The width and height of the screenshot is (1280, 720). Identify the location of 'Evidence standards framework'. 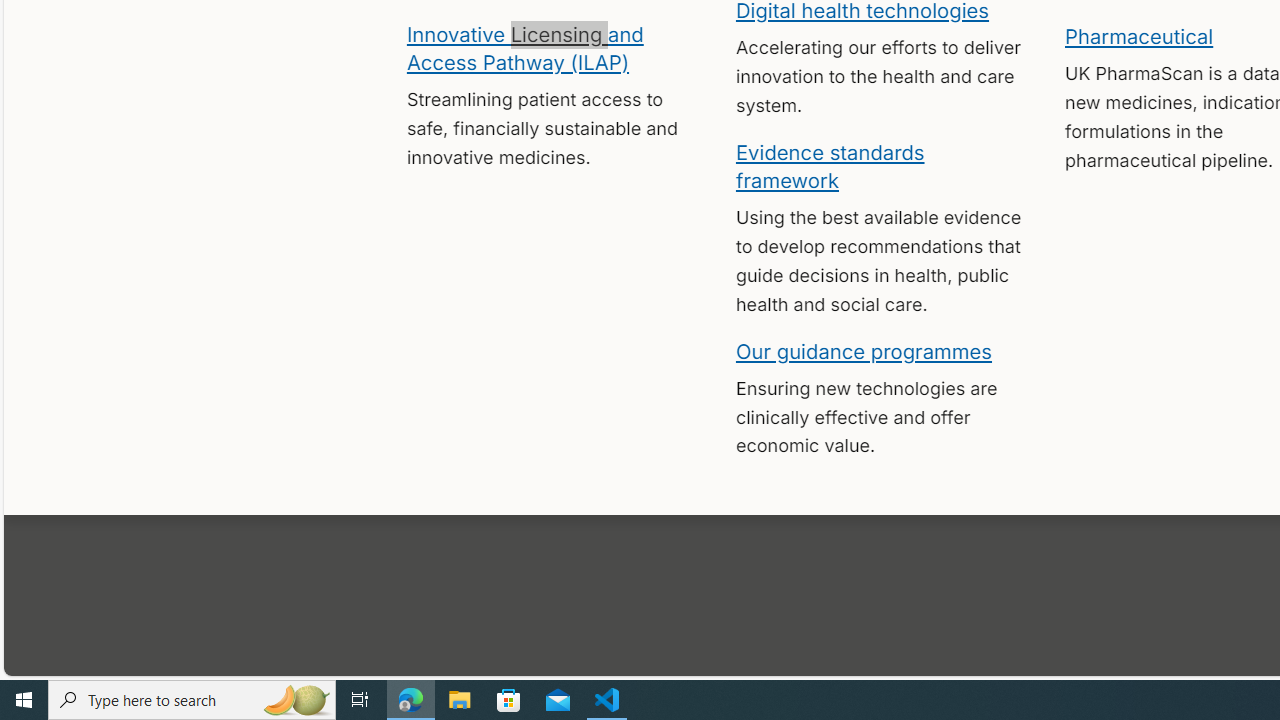
(830, 164).